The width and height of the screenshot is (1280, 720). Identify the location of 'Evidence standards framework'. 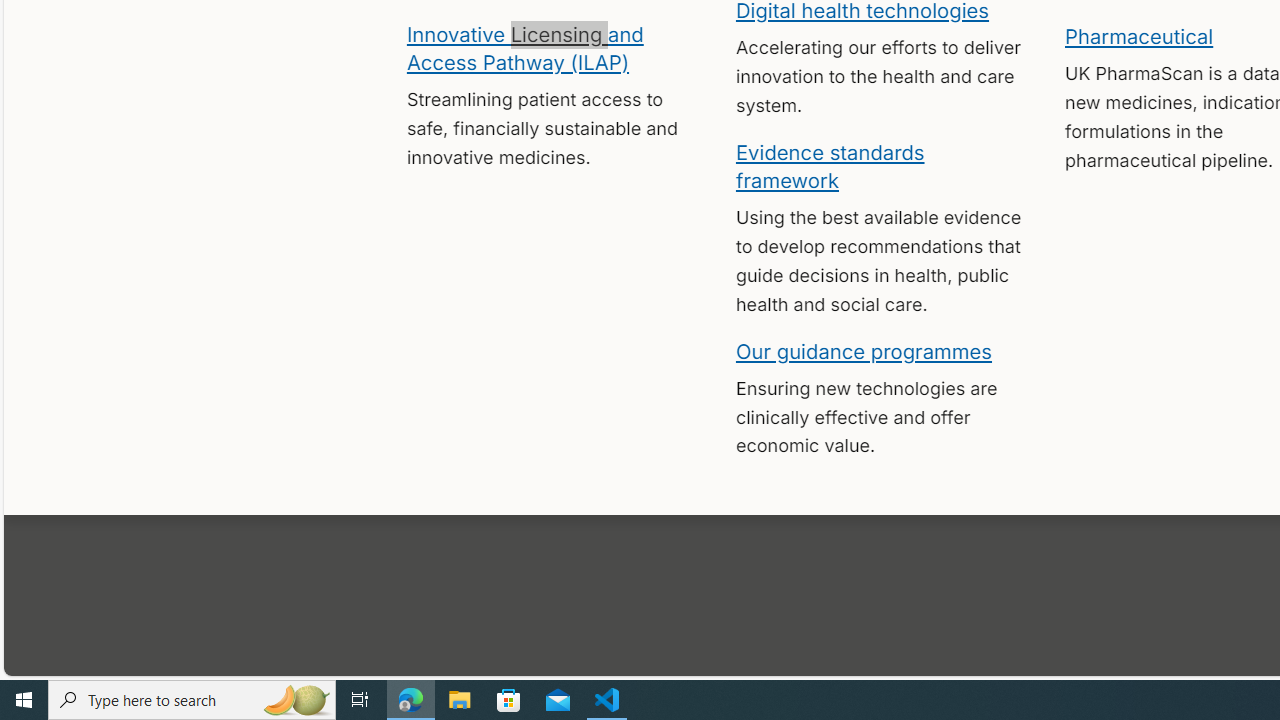
(830, 164).